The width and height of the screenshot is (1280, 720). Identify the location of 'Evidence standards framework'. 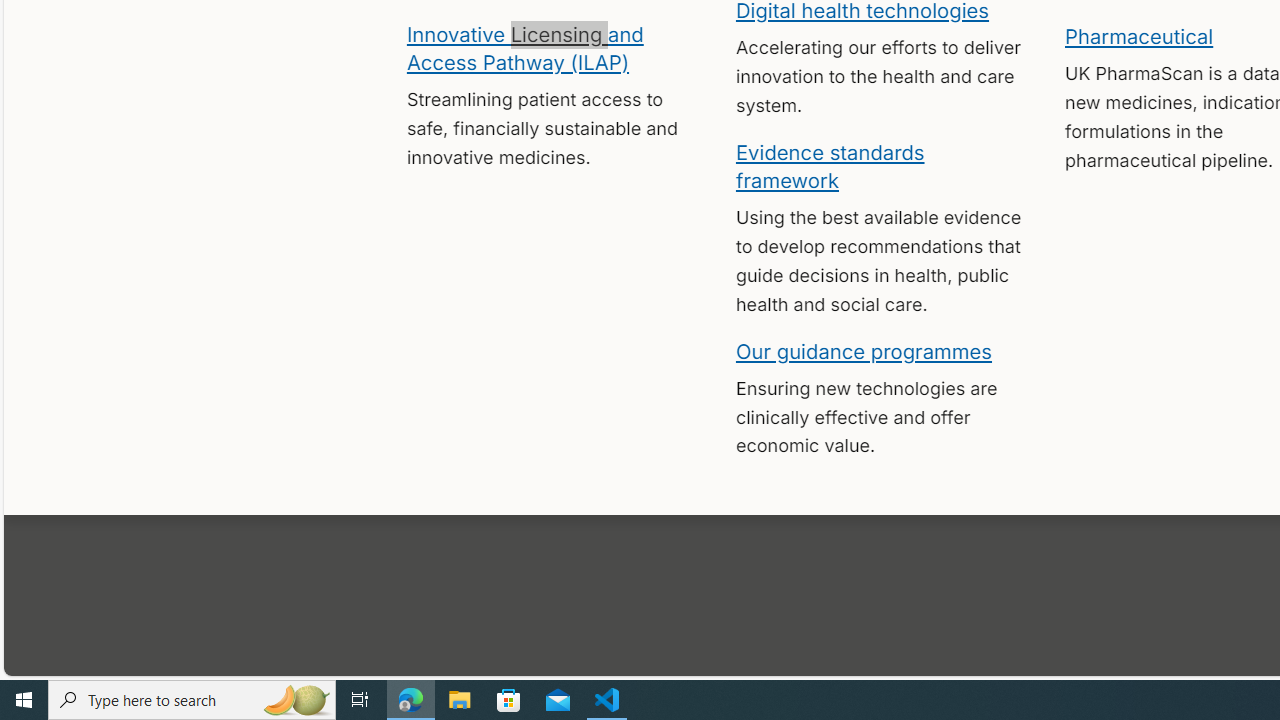
(830, 164).